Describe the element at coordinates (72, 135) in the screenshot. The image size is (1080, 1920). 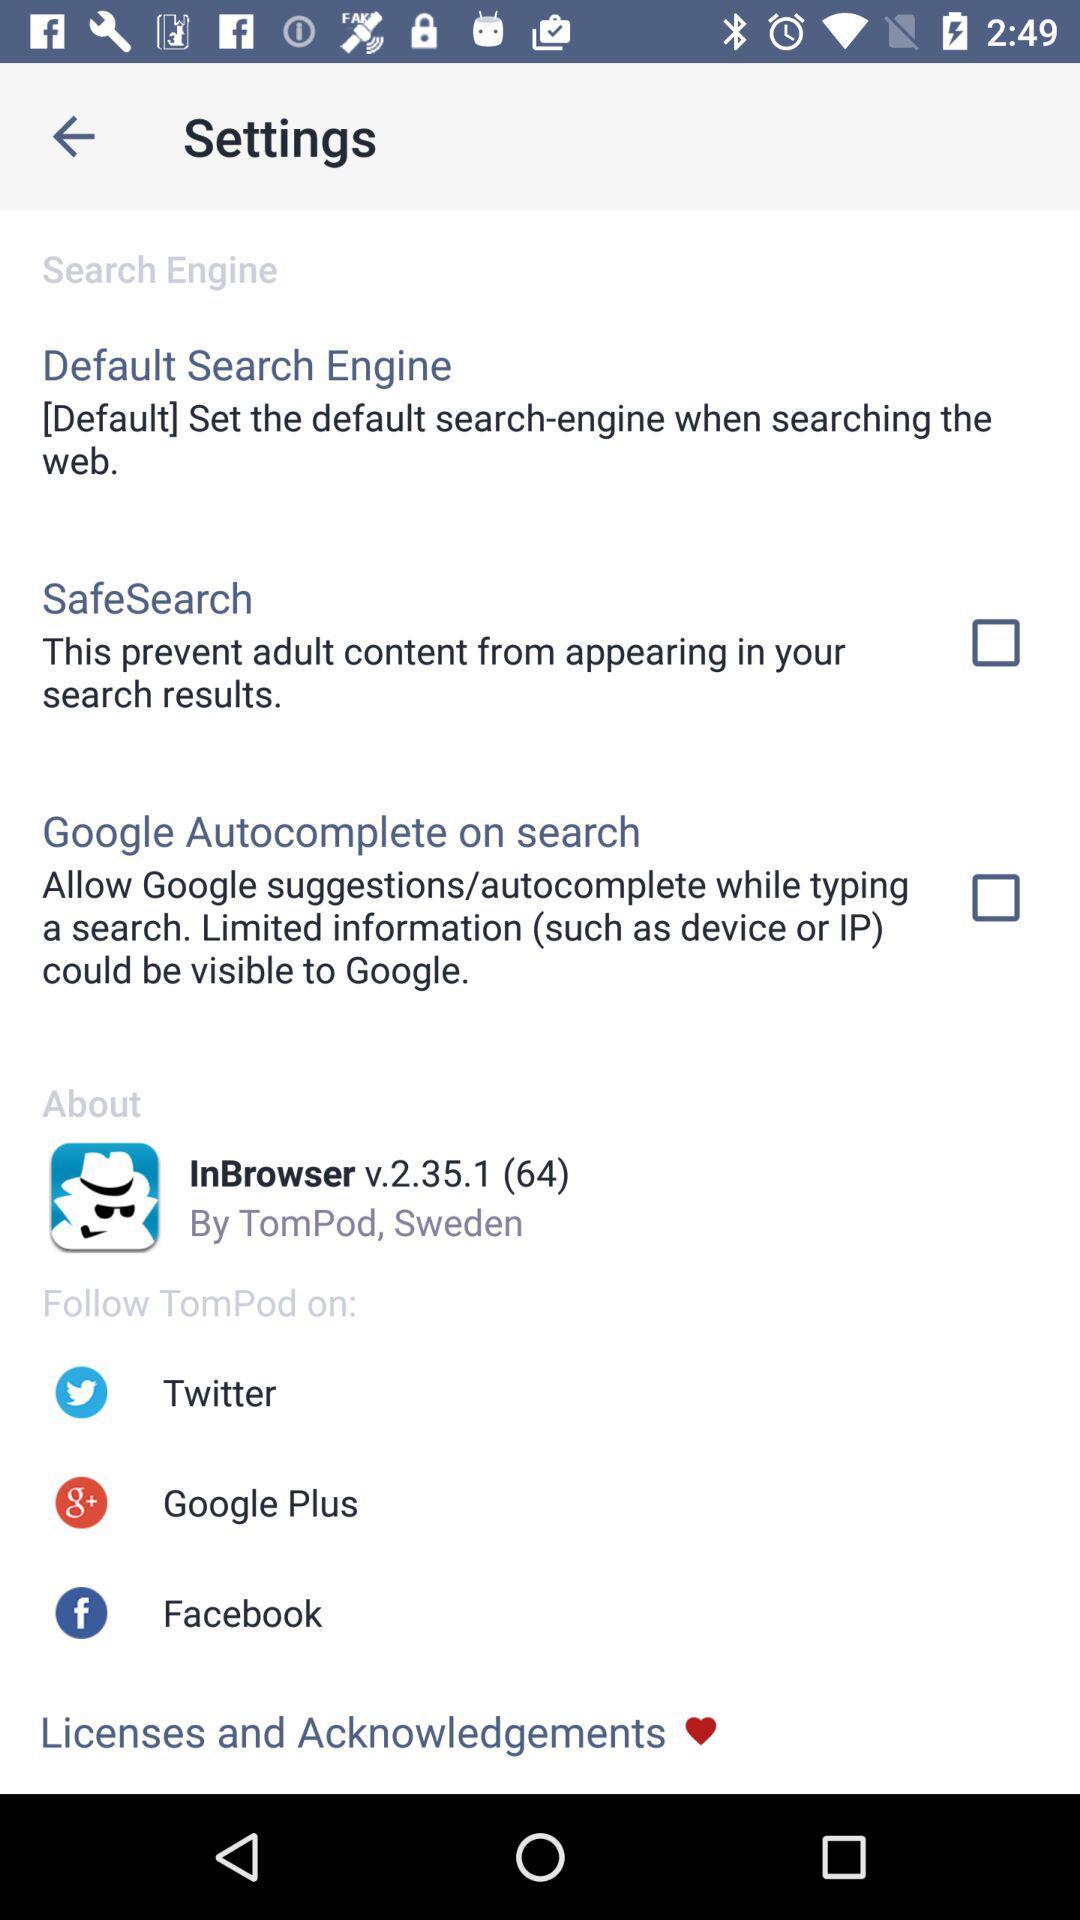
I see `previous window` at that location.